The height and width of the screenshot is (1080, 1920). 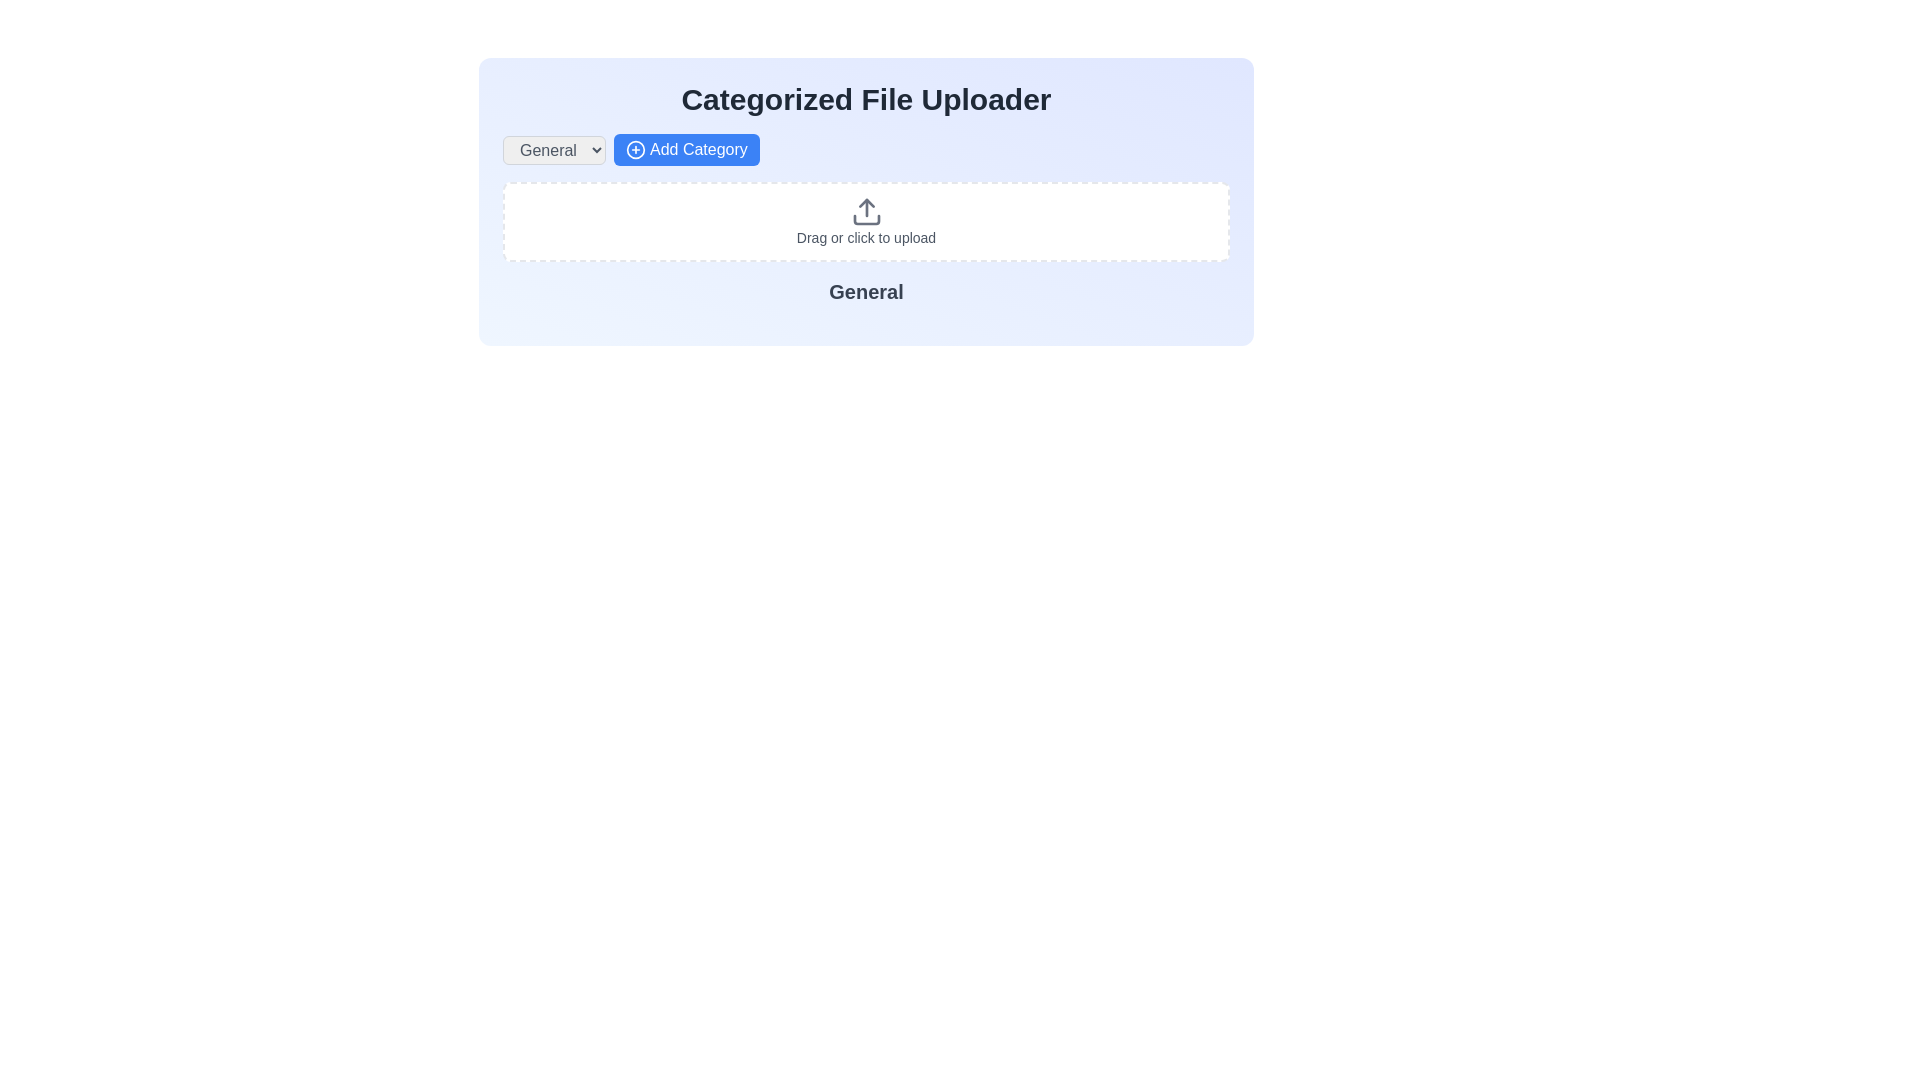 I want to click on the blue button with rounded corners labeled 'Add Category', which includes a plus icon, located to the right of the 'General' dropdown in the 'Categorized File Uploader' section, so click(x=686, y=149).